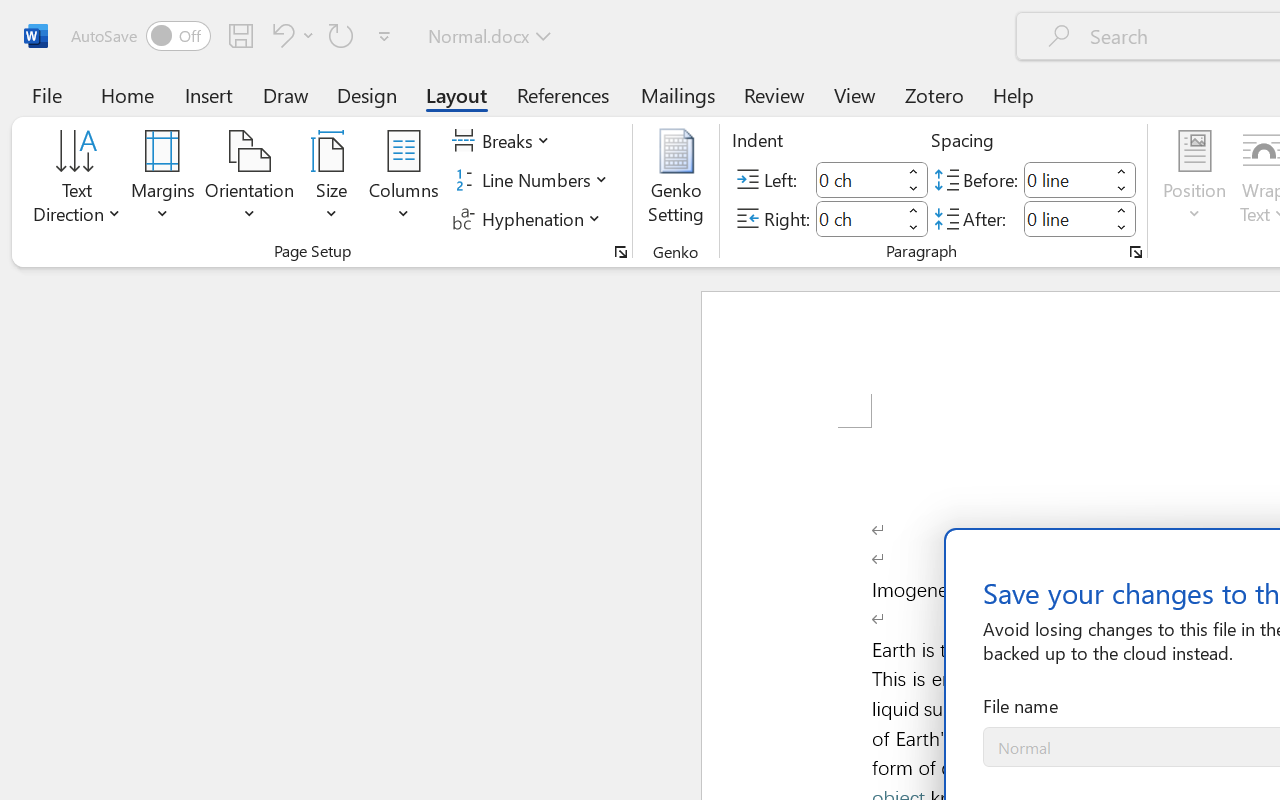 Image resolution: width=1280 pixels, height=800 pixels. I want to click on 'Hyphenation', so click(529, 218).